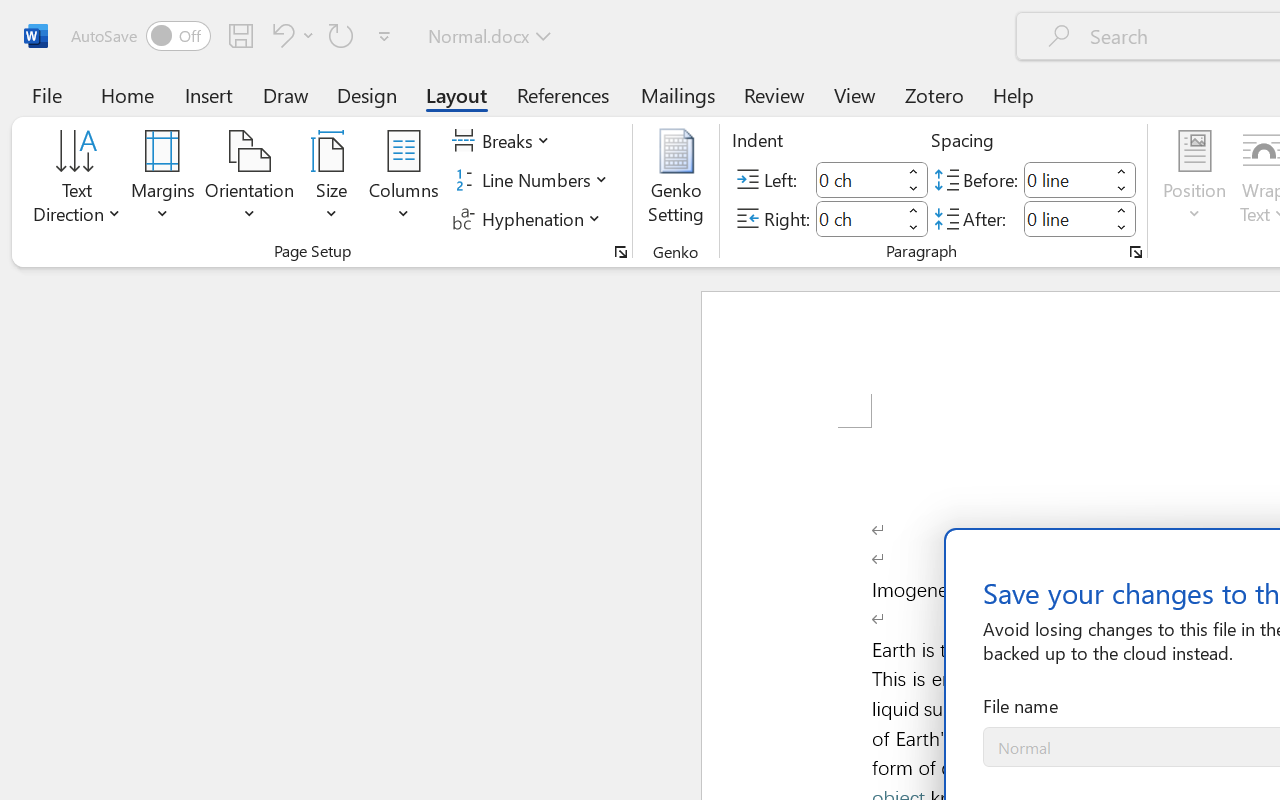 Image resolution: width=1280 pixels, height=800 pixels. I want to click on 'Hyphenation', so click(529, 218).